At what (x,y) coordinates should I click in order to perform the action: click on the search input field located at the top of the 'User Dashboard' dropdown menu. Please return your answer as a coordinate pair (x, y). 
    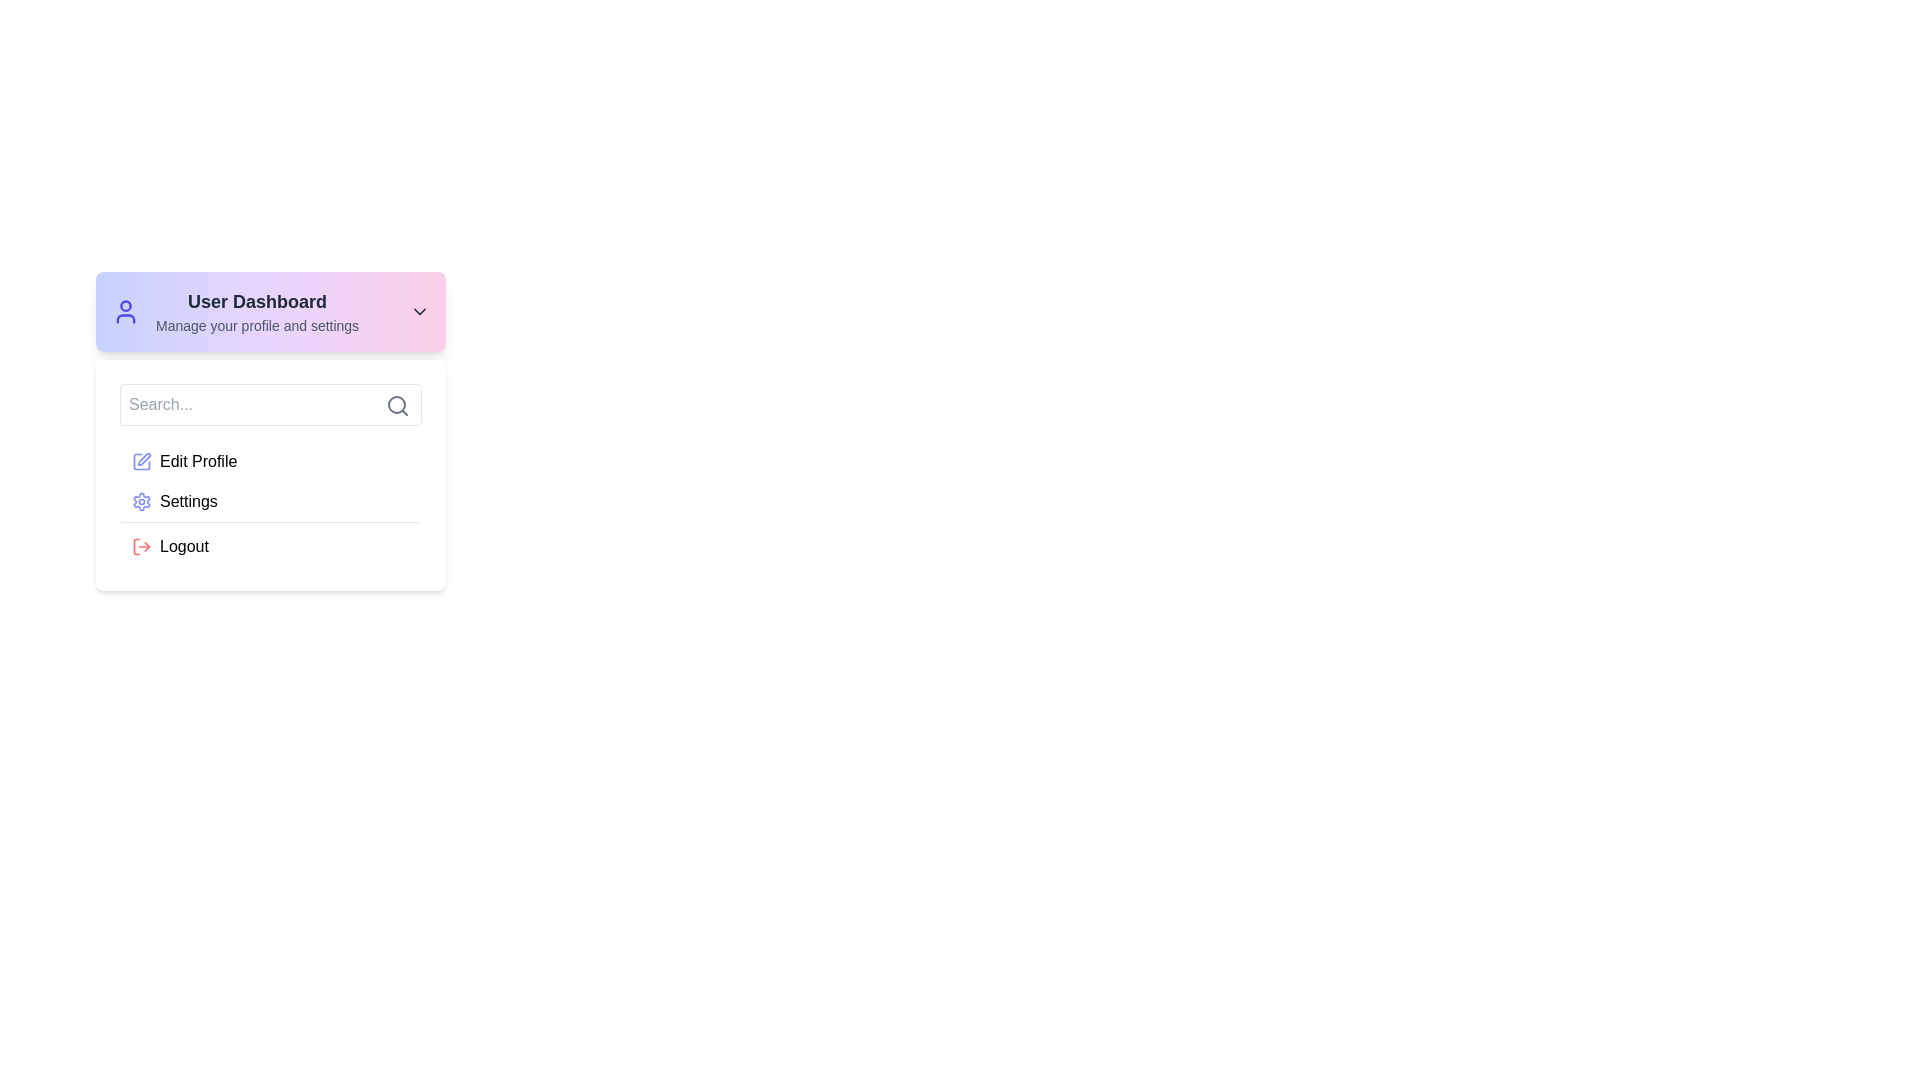
    Looking at the image, I should click on (269, 405).